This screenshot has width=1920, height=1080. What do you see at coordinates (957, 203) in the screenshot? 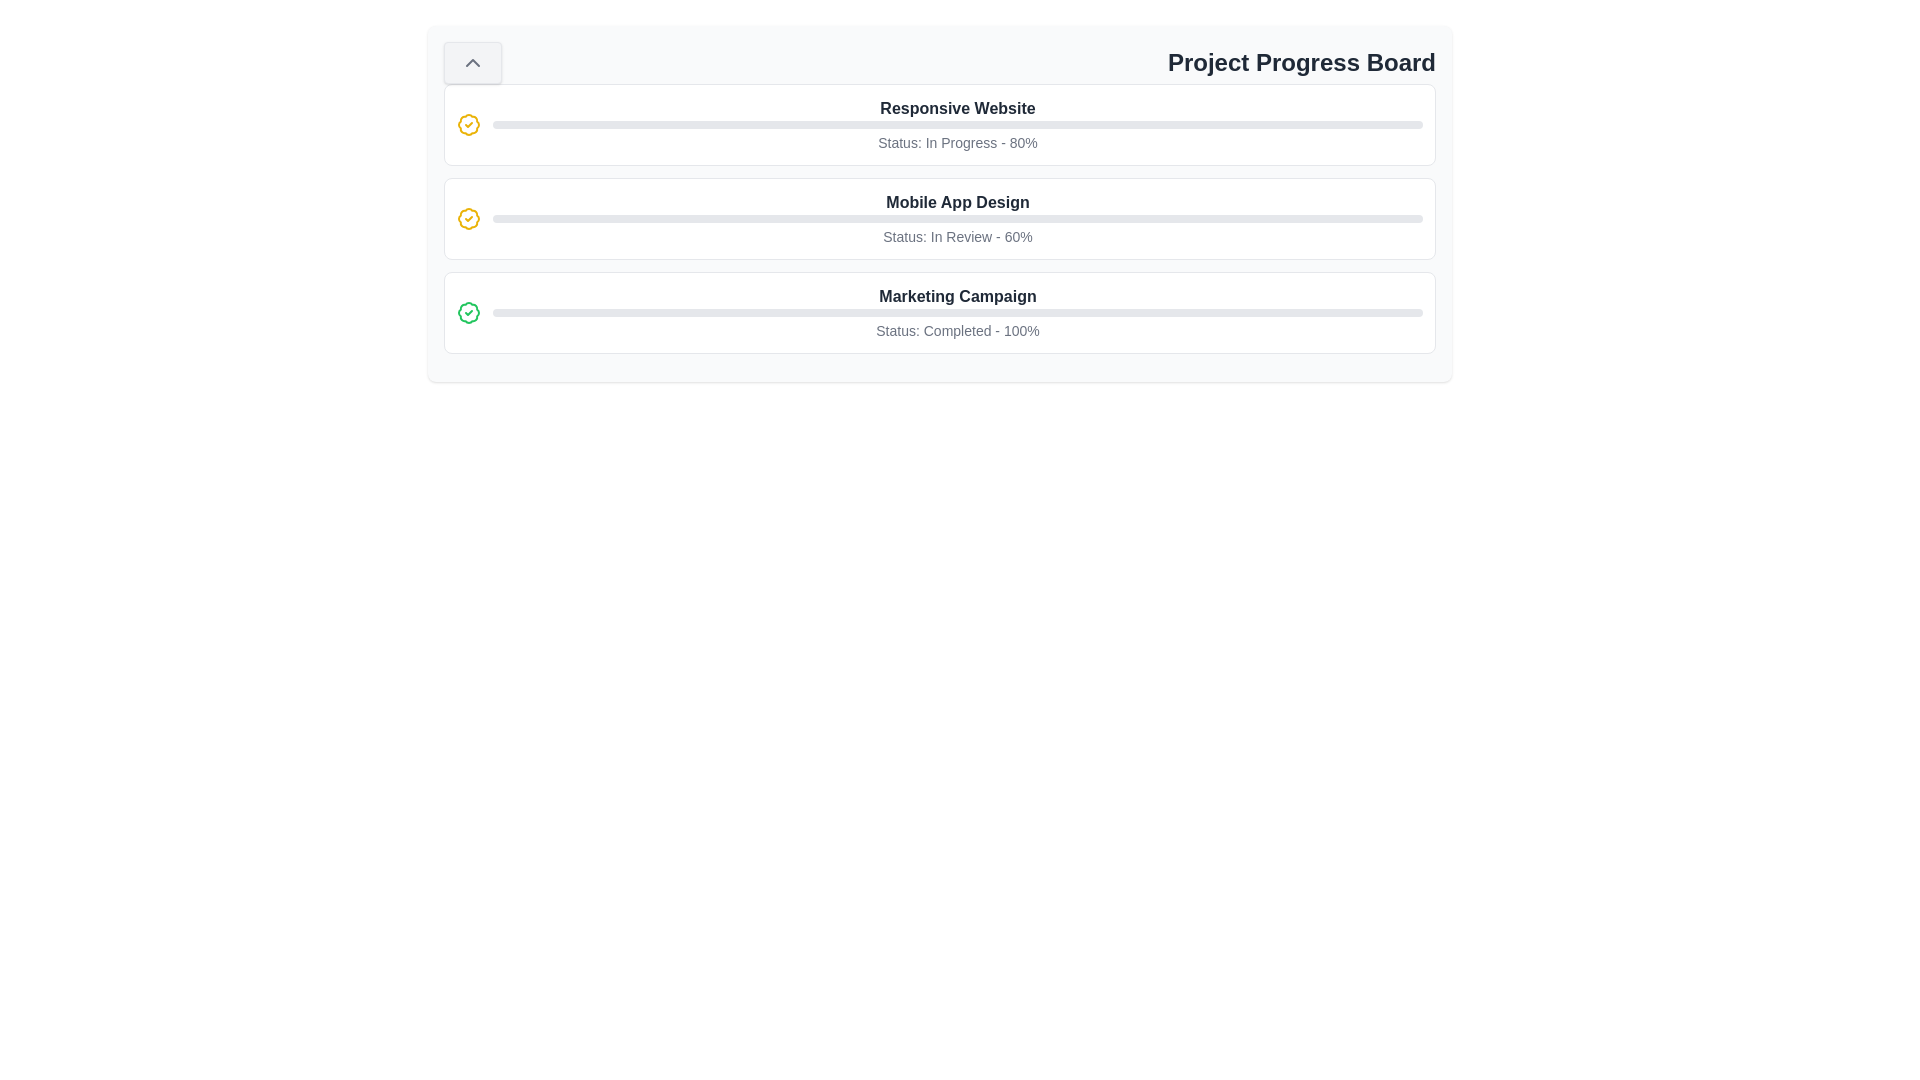
I see `the text label that serves as the title for the 'Mobile App Design' task, which is centrally aligned in the second section of the progress board` at bounding box center [957, 203].